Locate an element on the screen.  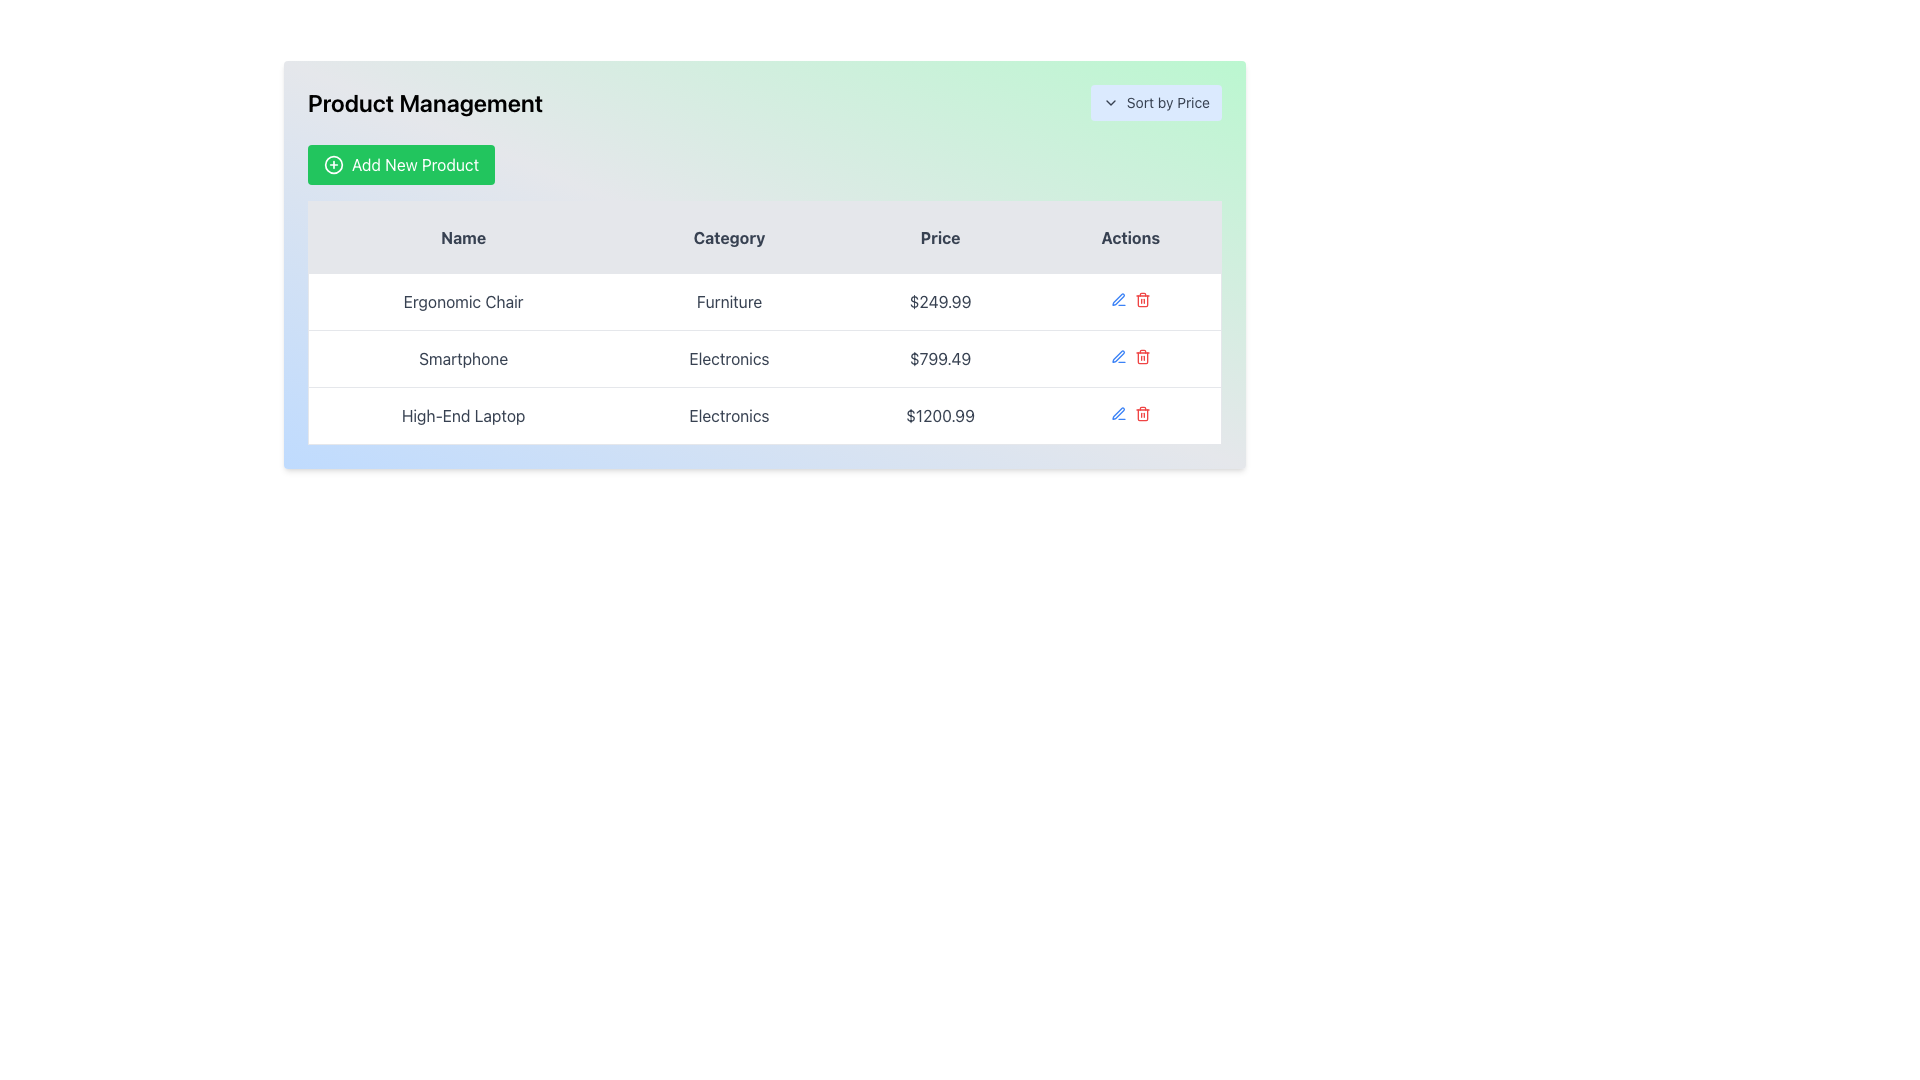
the text label identifying the product 'Smartphone' located in the second row of the table in the 'Name' column is located at coordinates (462, 357).